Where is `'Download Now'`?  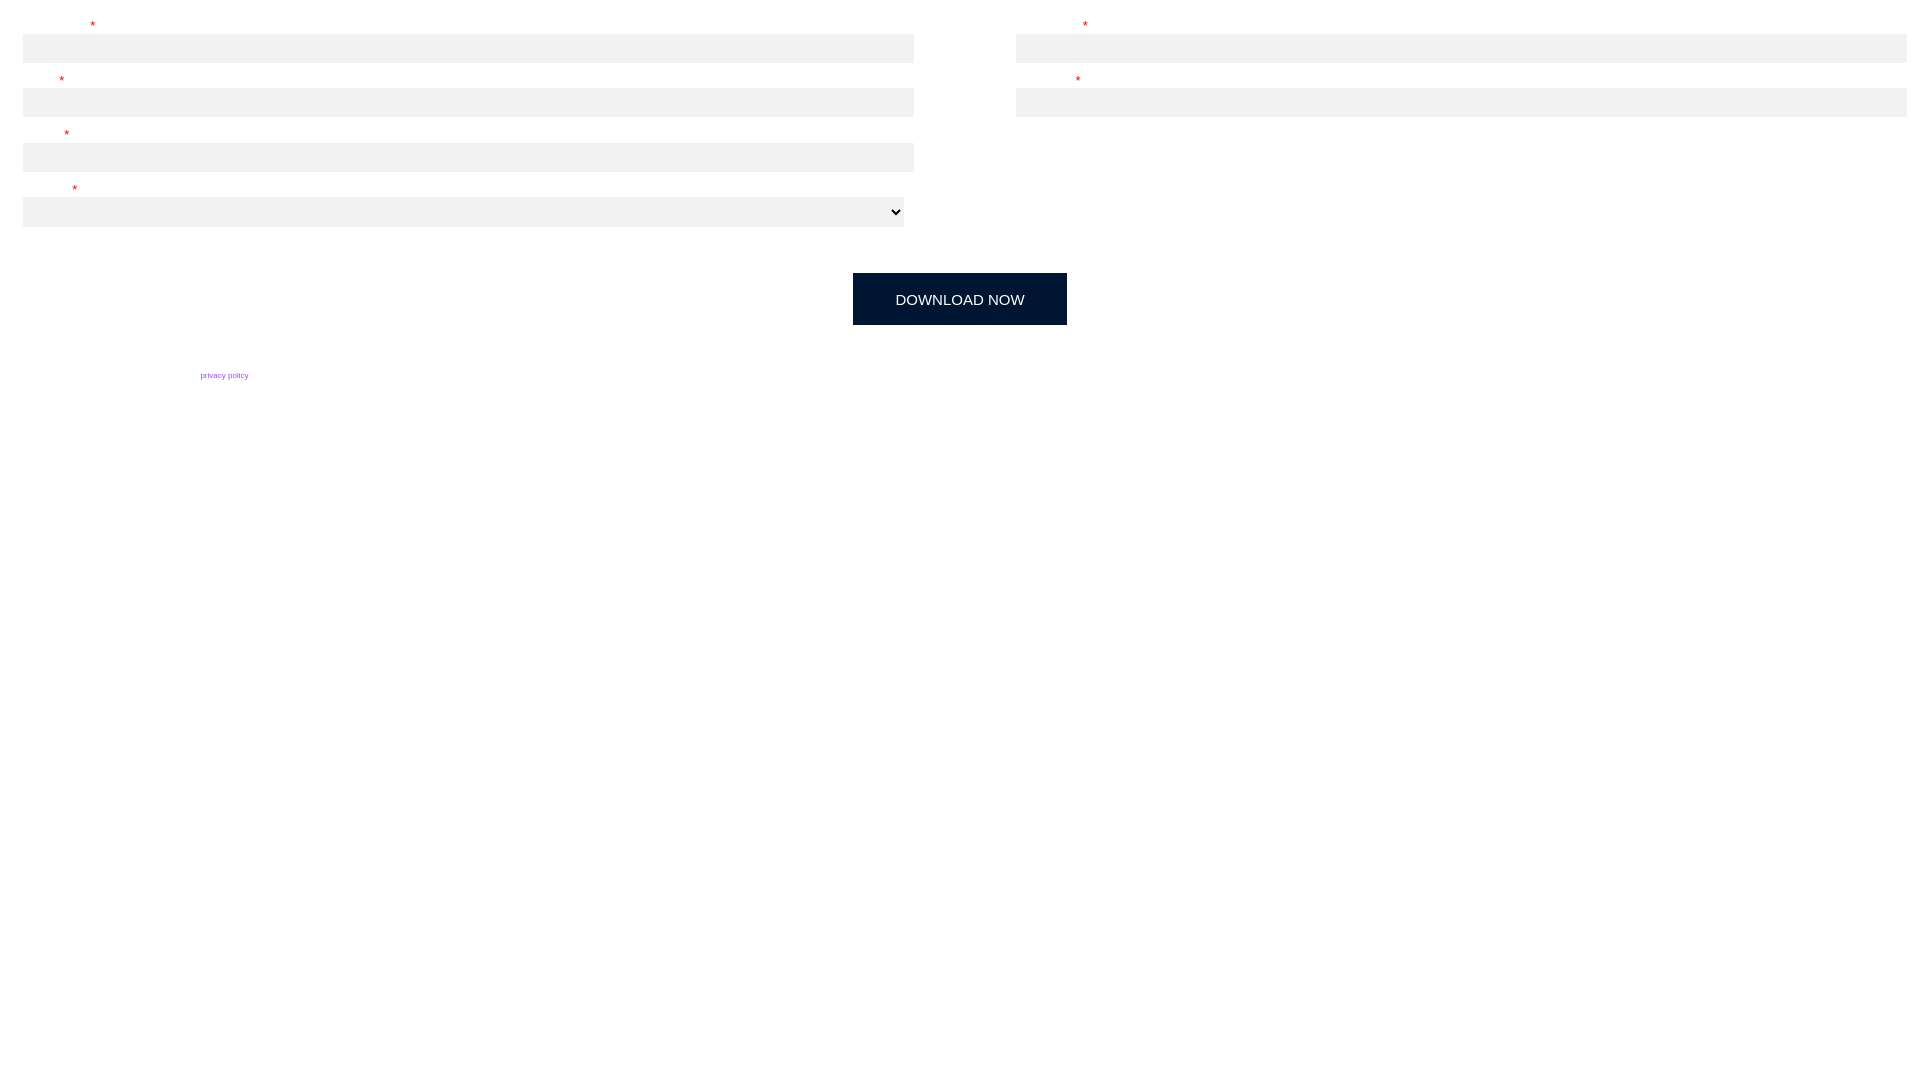 'Download Now' is located at coordinates (960, 299).